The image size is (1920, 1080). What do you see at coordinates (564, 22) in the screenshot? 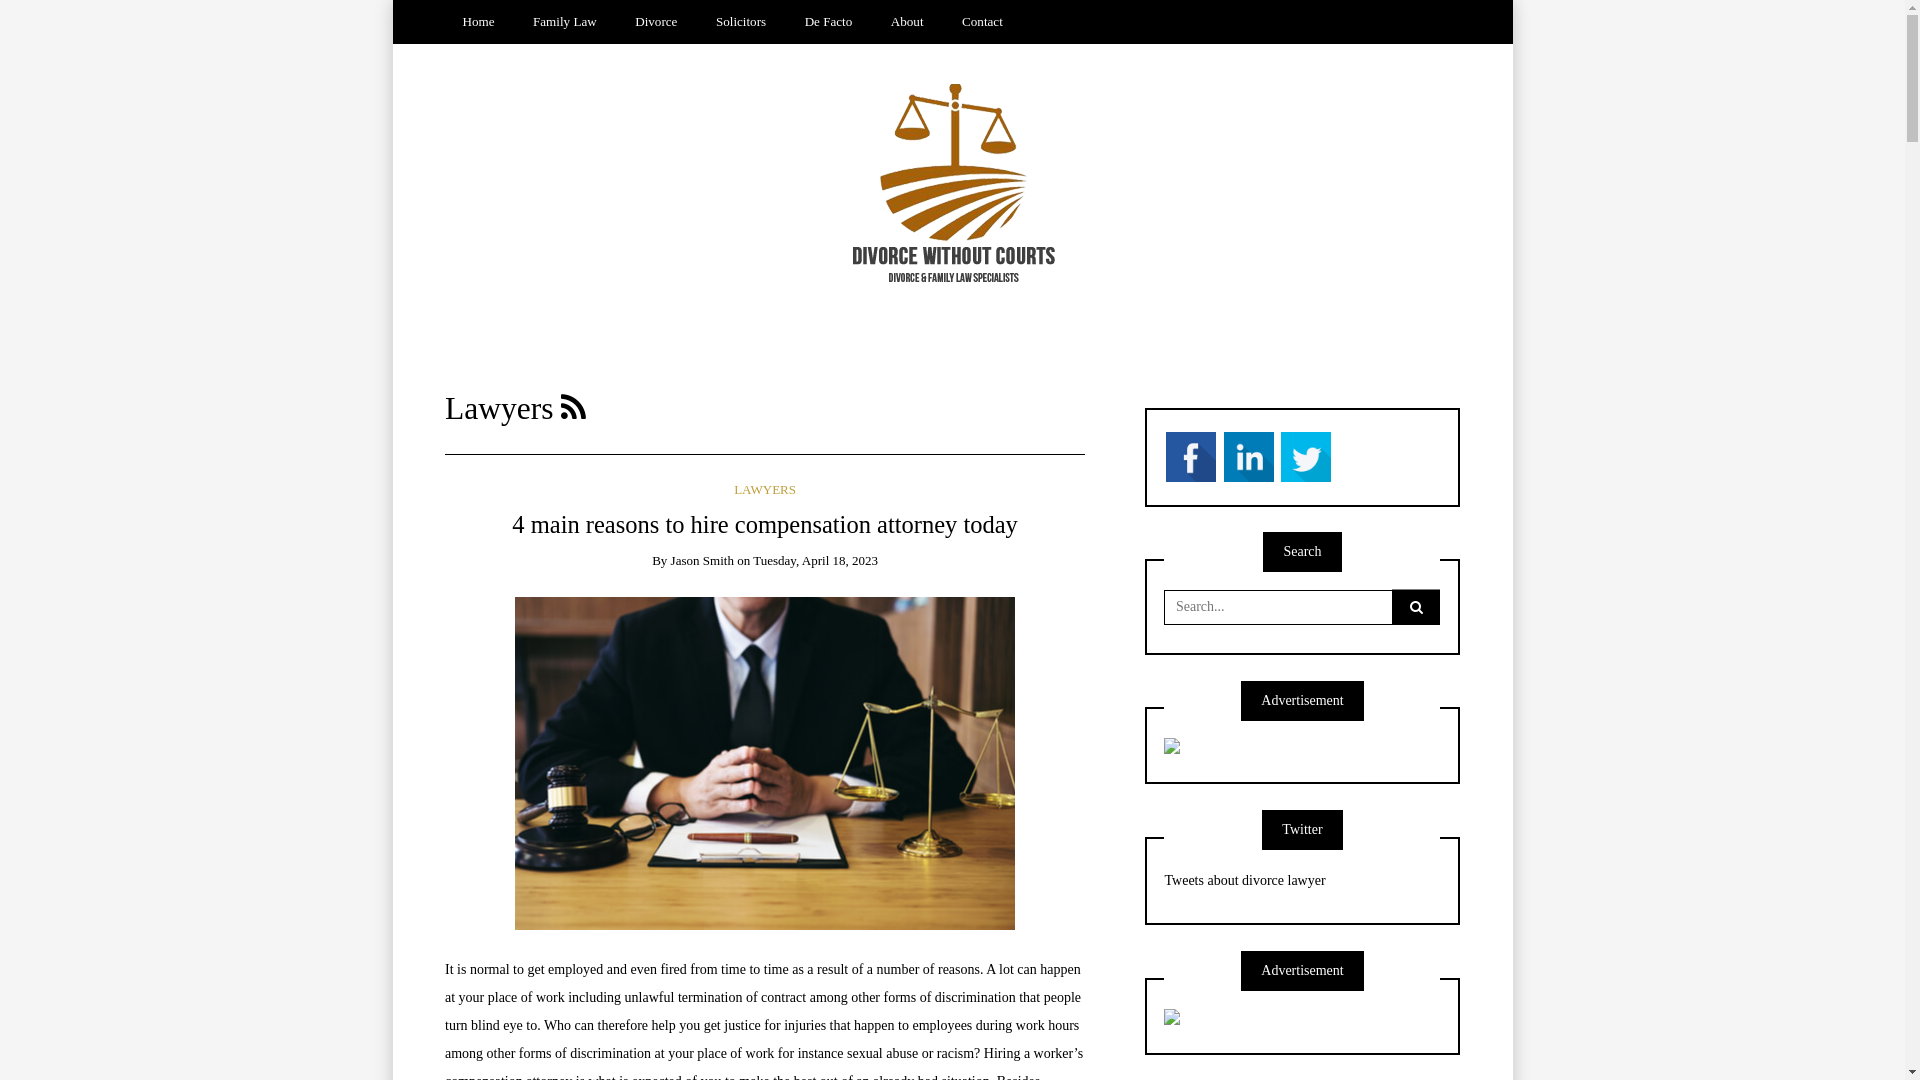
I see `'Family Law'` at bounding box center [564, 22].